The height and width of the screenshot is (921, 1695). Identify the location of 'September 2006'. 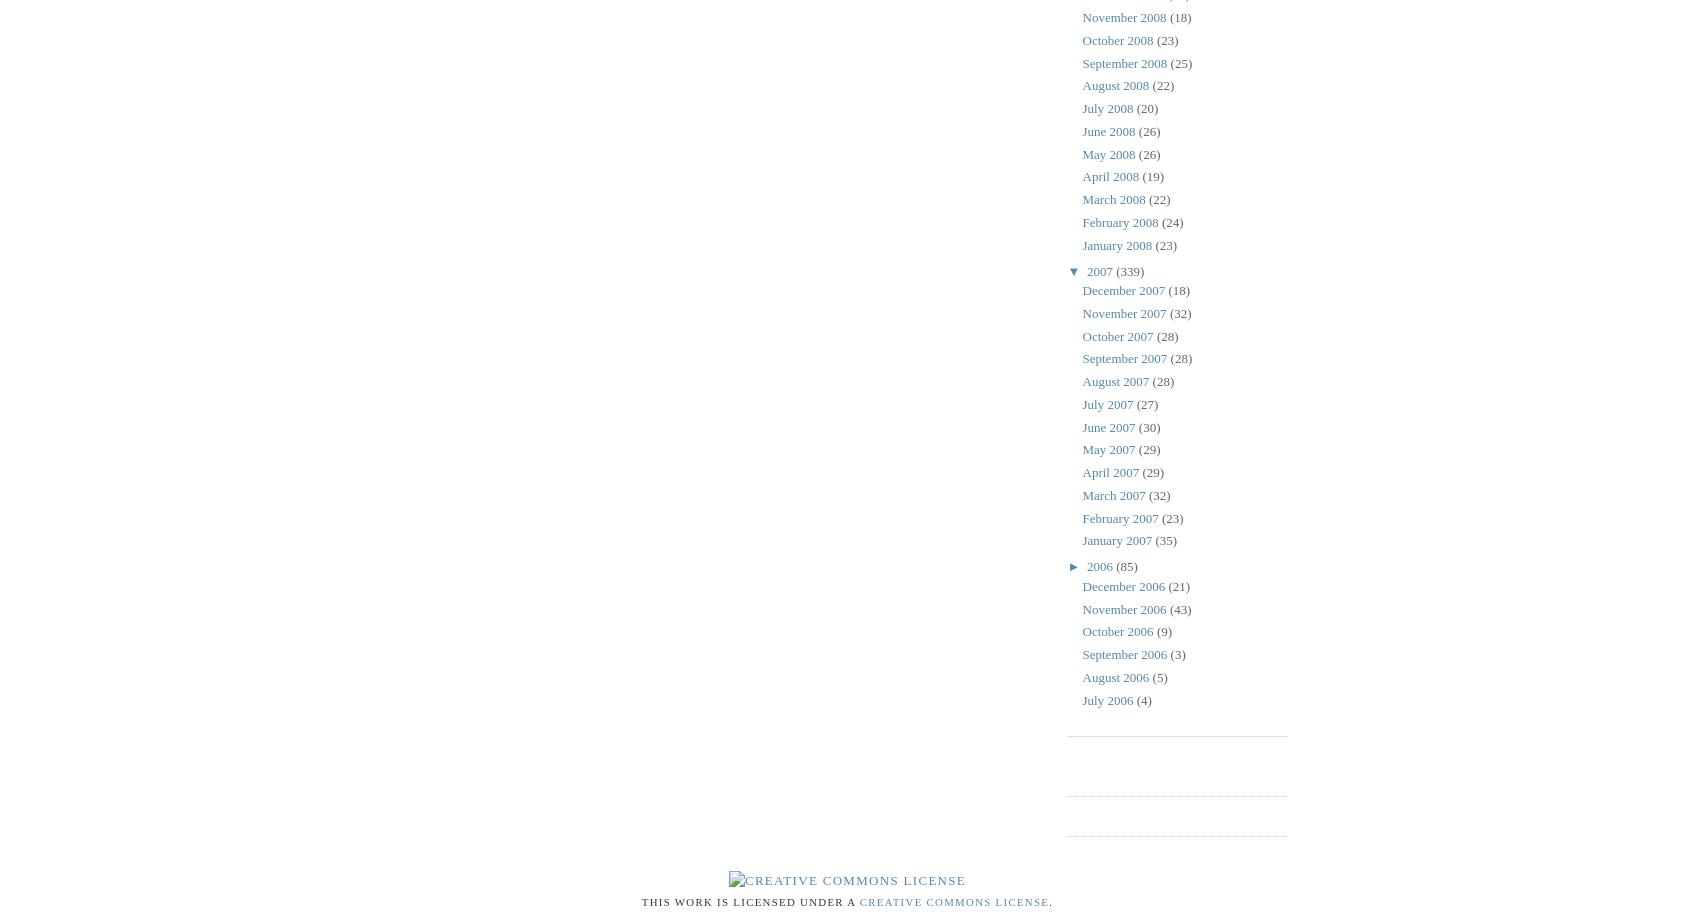
(1124, 654).